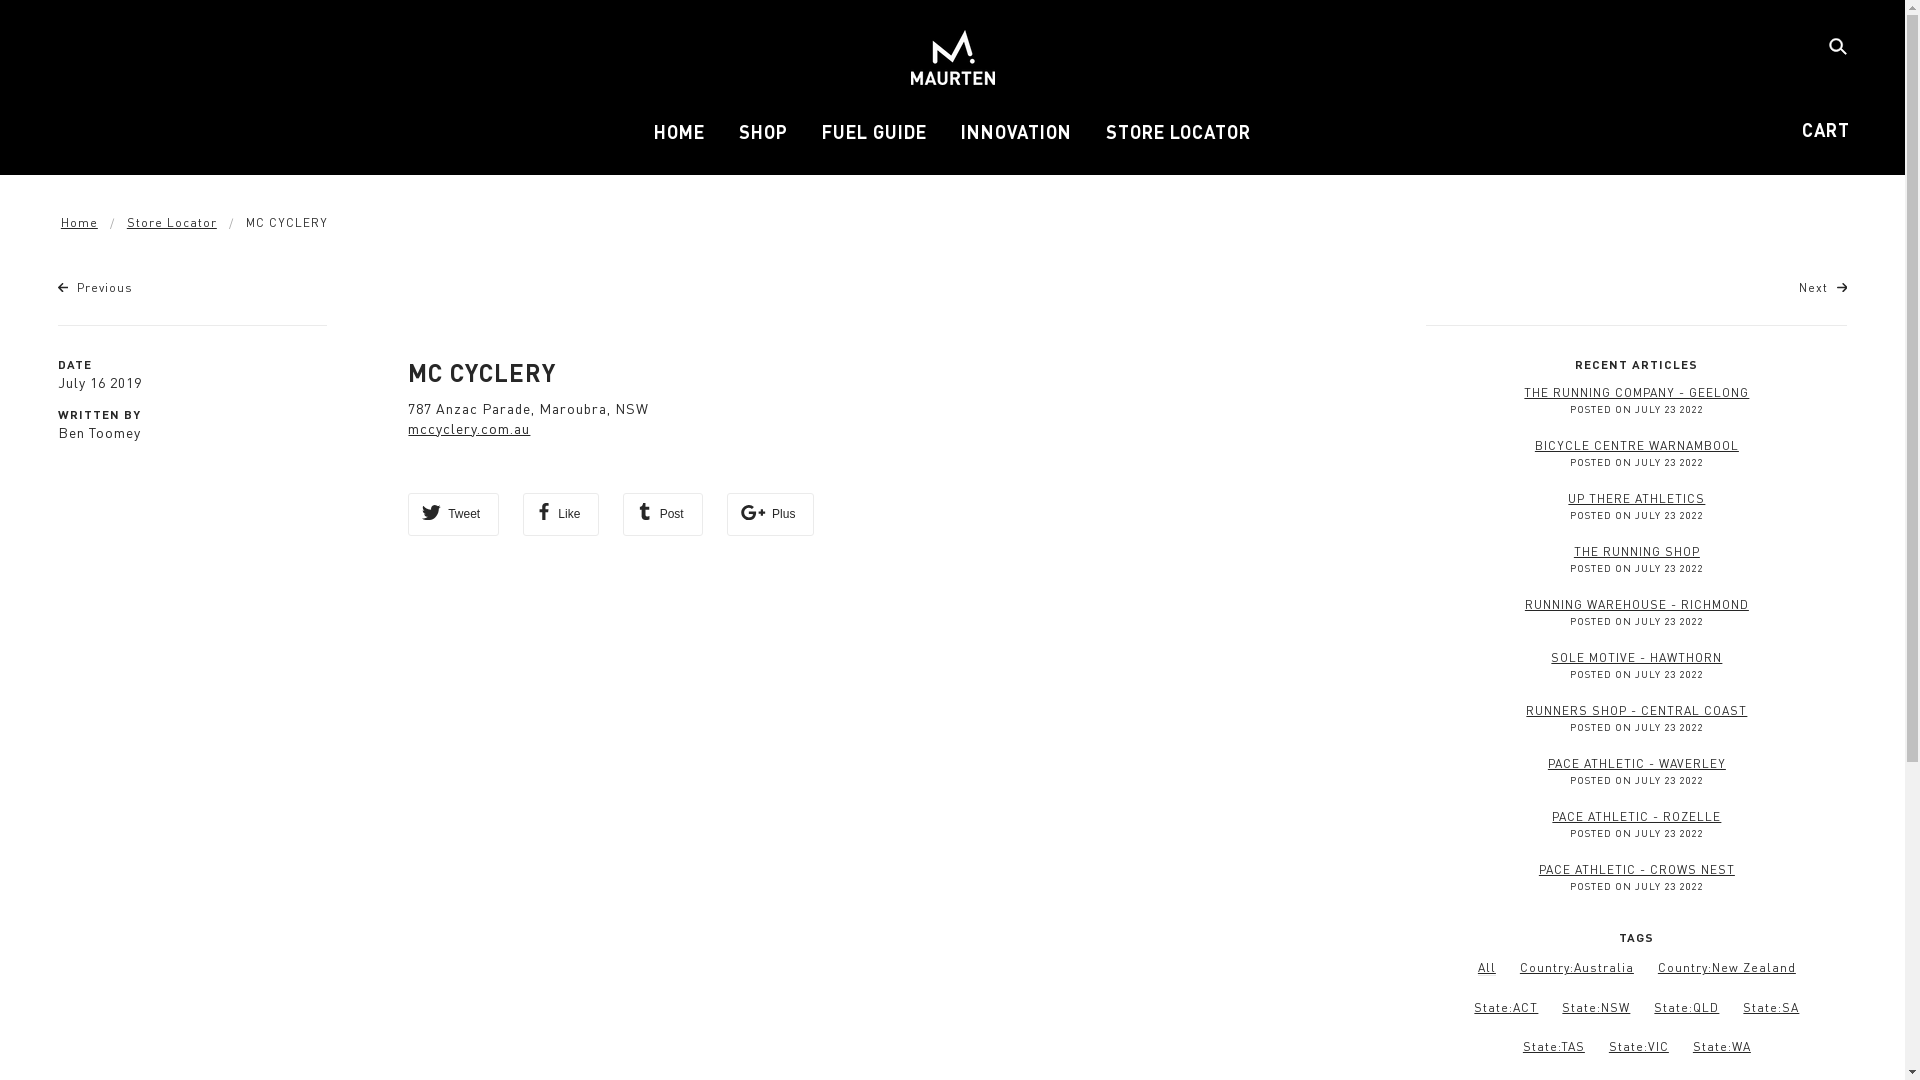  Describe the element at coordinates (1654, 1007) in the screenshot. I see `'State:QLD'` at that location.